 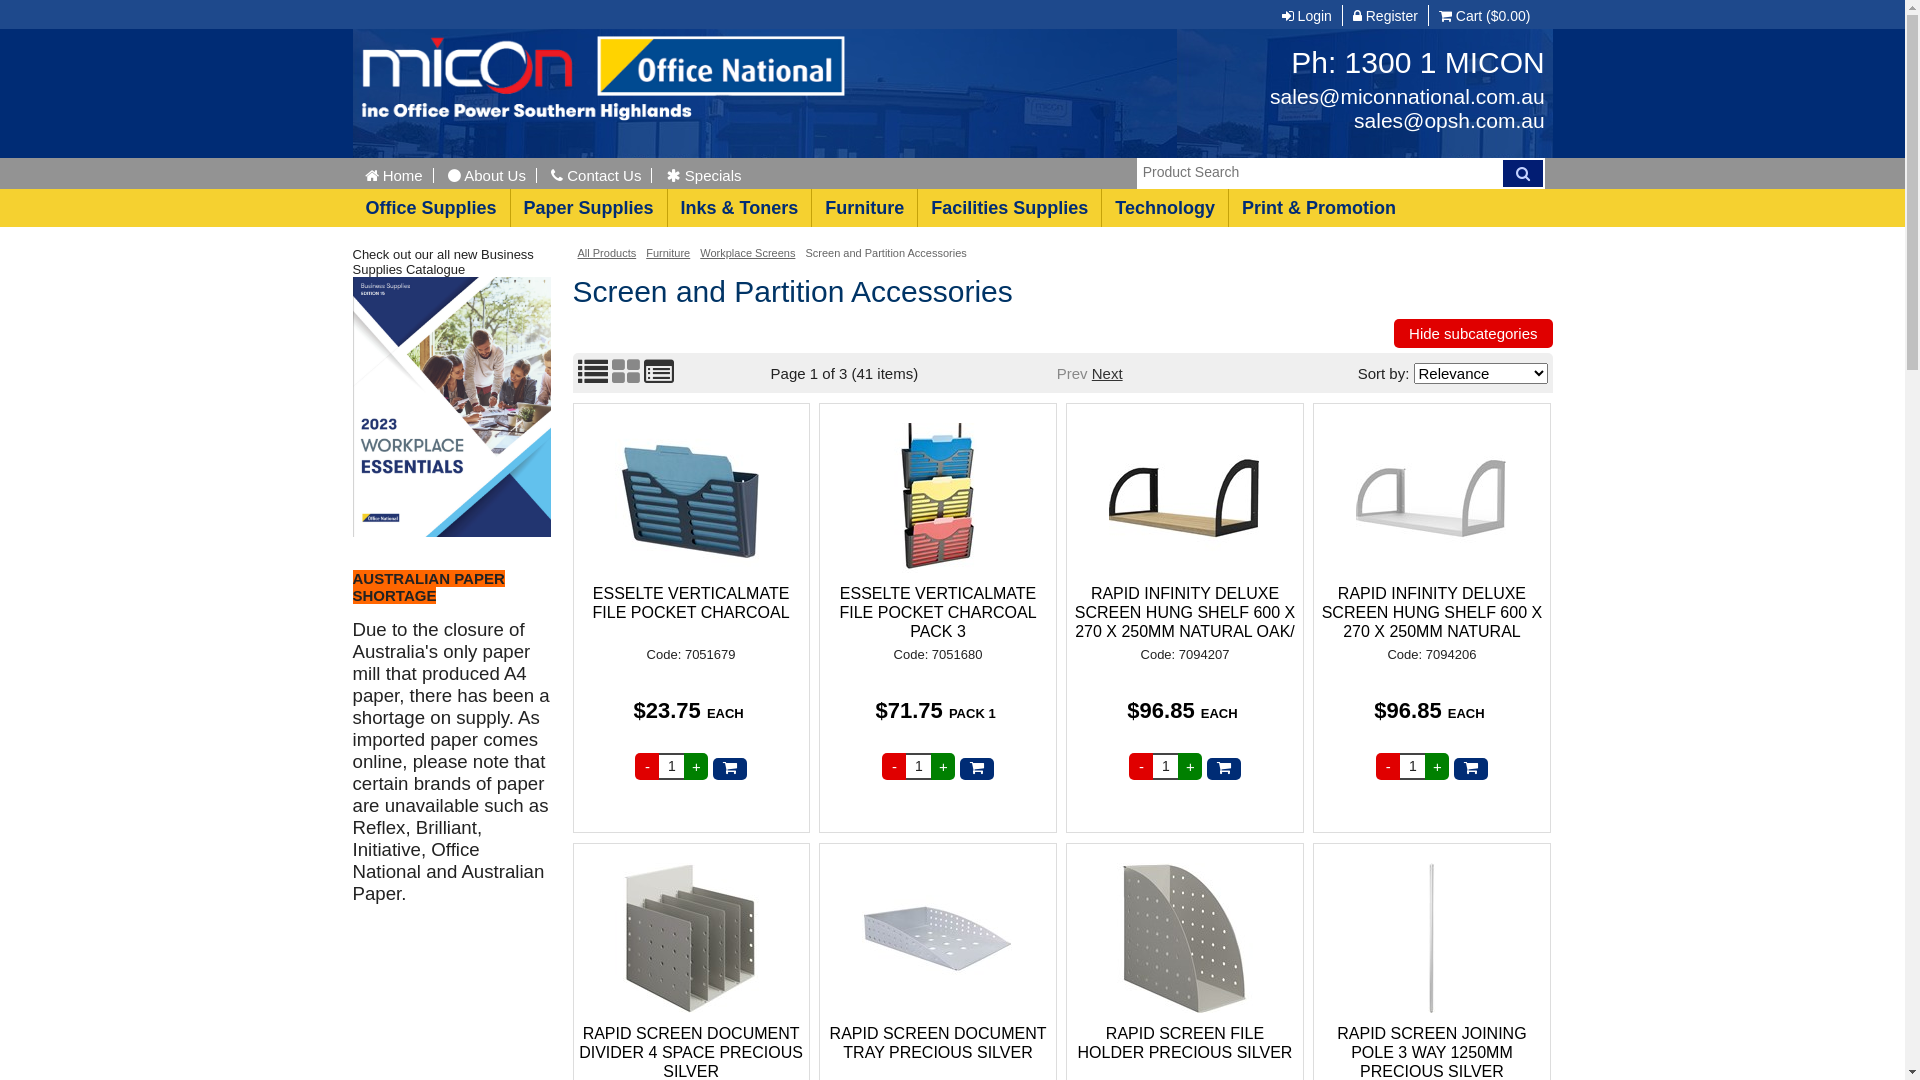 What do you see at coordinates (398, 174) in the screenshot?
I see `'Home'` at bounding box center [398, 174].